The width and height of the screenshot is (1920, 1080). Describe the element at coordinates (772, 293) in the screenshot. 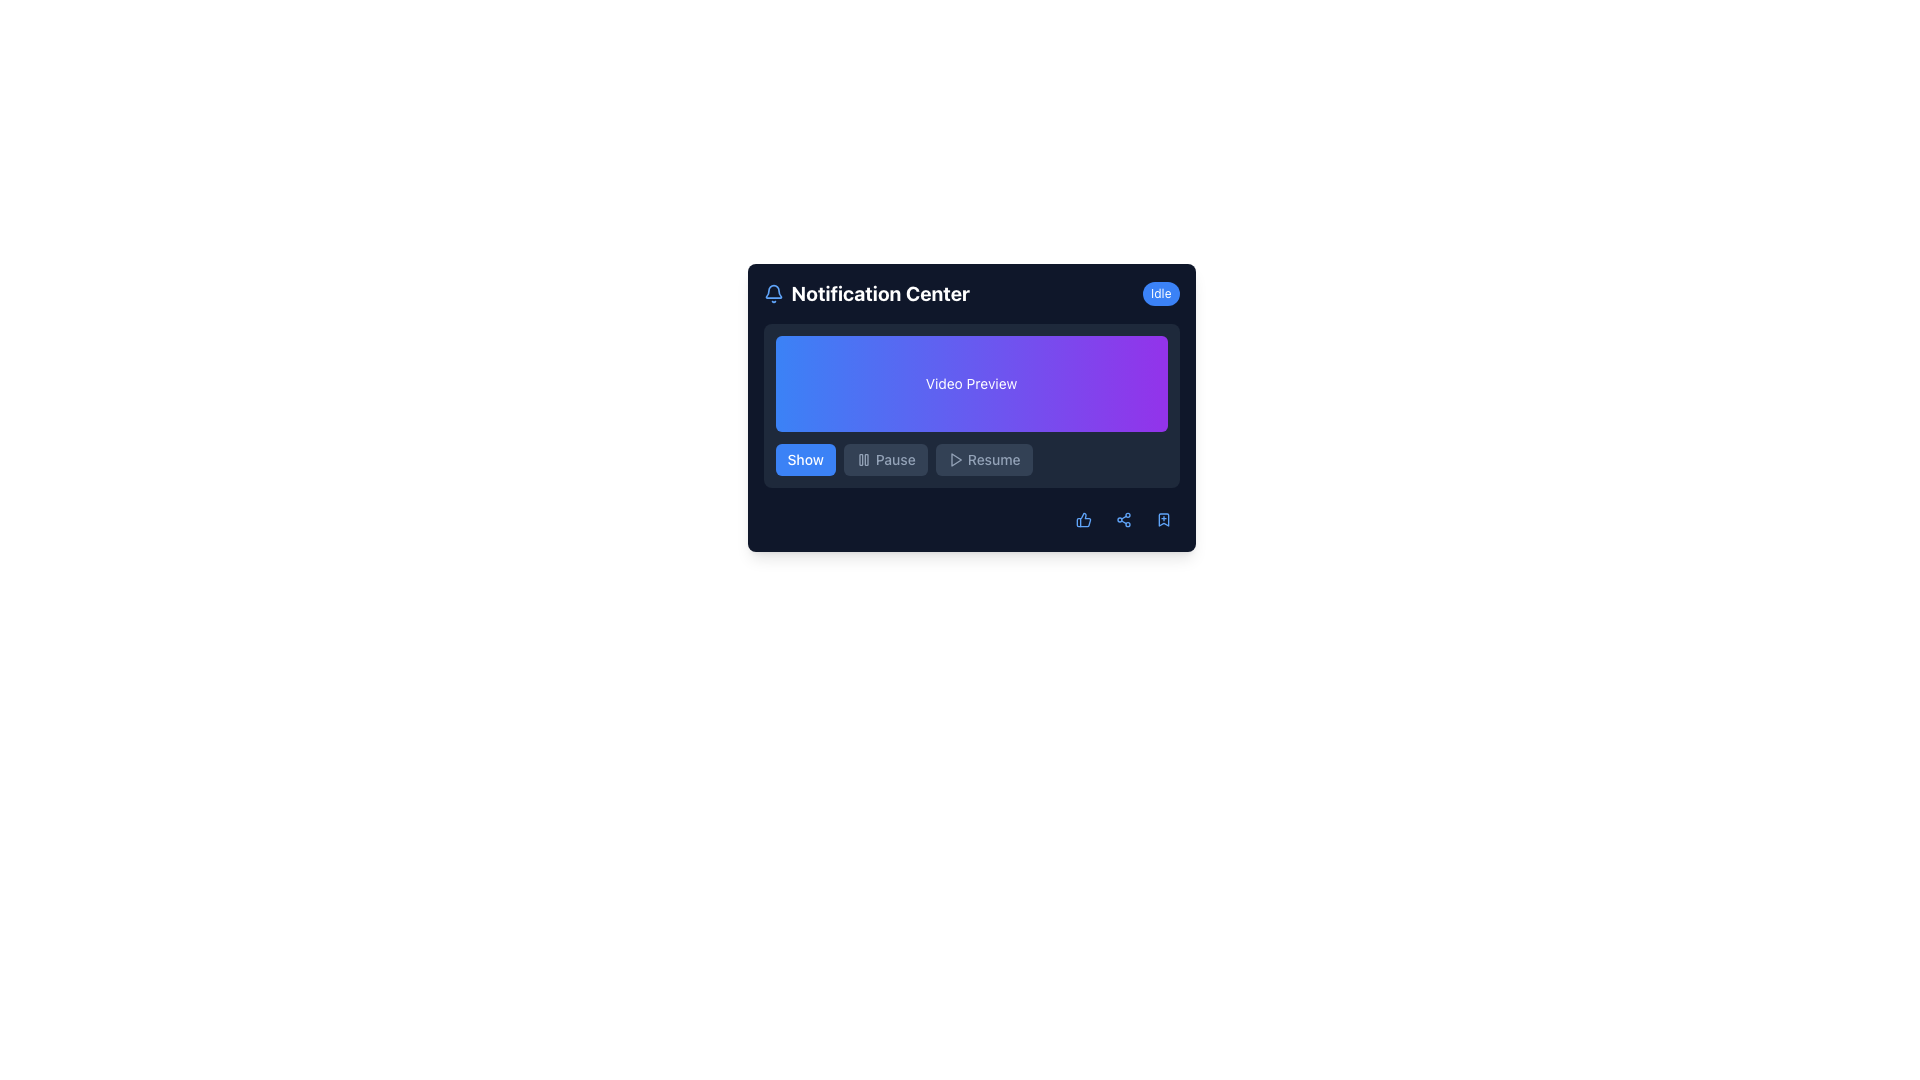

I see `the blue bell icon in the header section of the 'Notification Center'` at that location.